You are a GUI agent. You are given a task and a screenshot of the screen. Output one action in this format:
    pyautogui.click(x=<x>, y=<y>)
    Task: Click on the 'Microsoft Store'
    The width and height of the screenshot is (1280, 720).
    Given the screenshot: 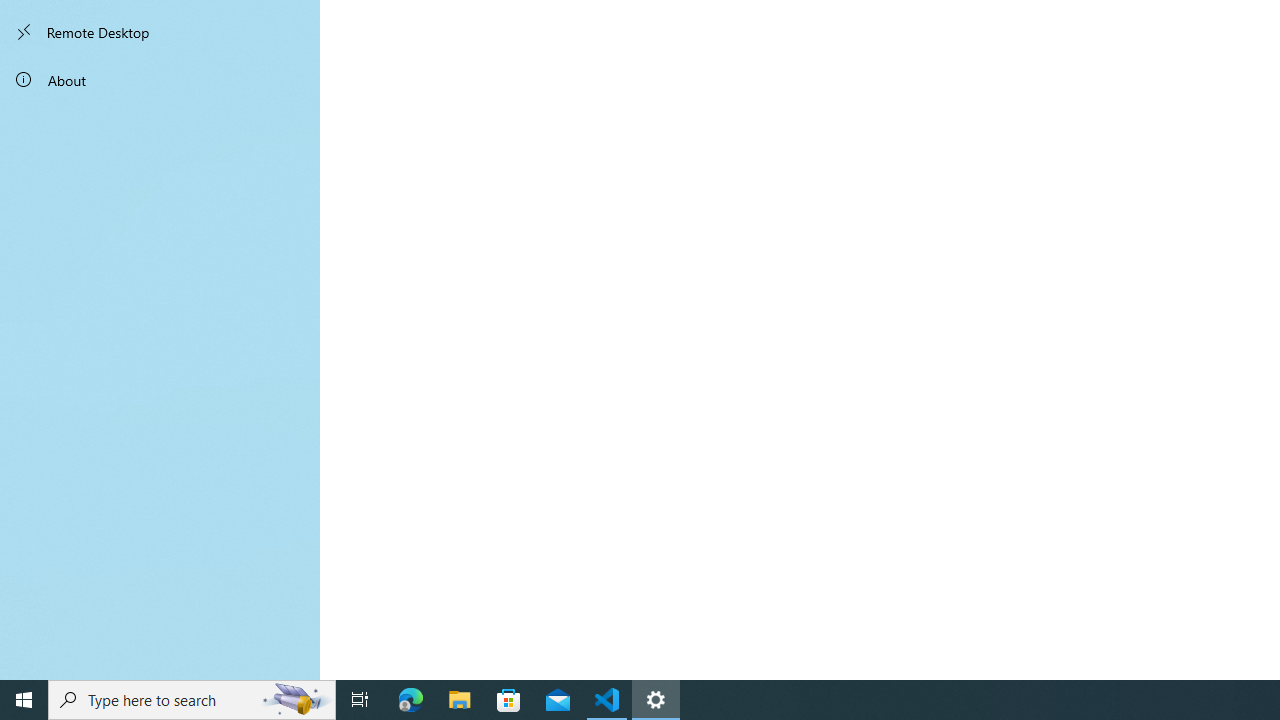 What is the action you would take?
    pyautogui.click(x=509, y=698)
    